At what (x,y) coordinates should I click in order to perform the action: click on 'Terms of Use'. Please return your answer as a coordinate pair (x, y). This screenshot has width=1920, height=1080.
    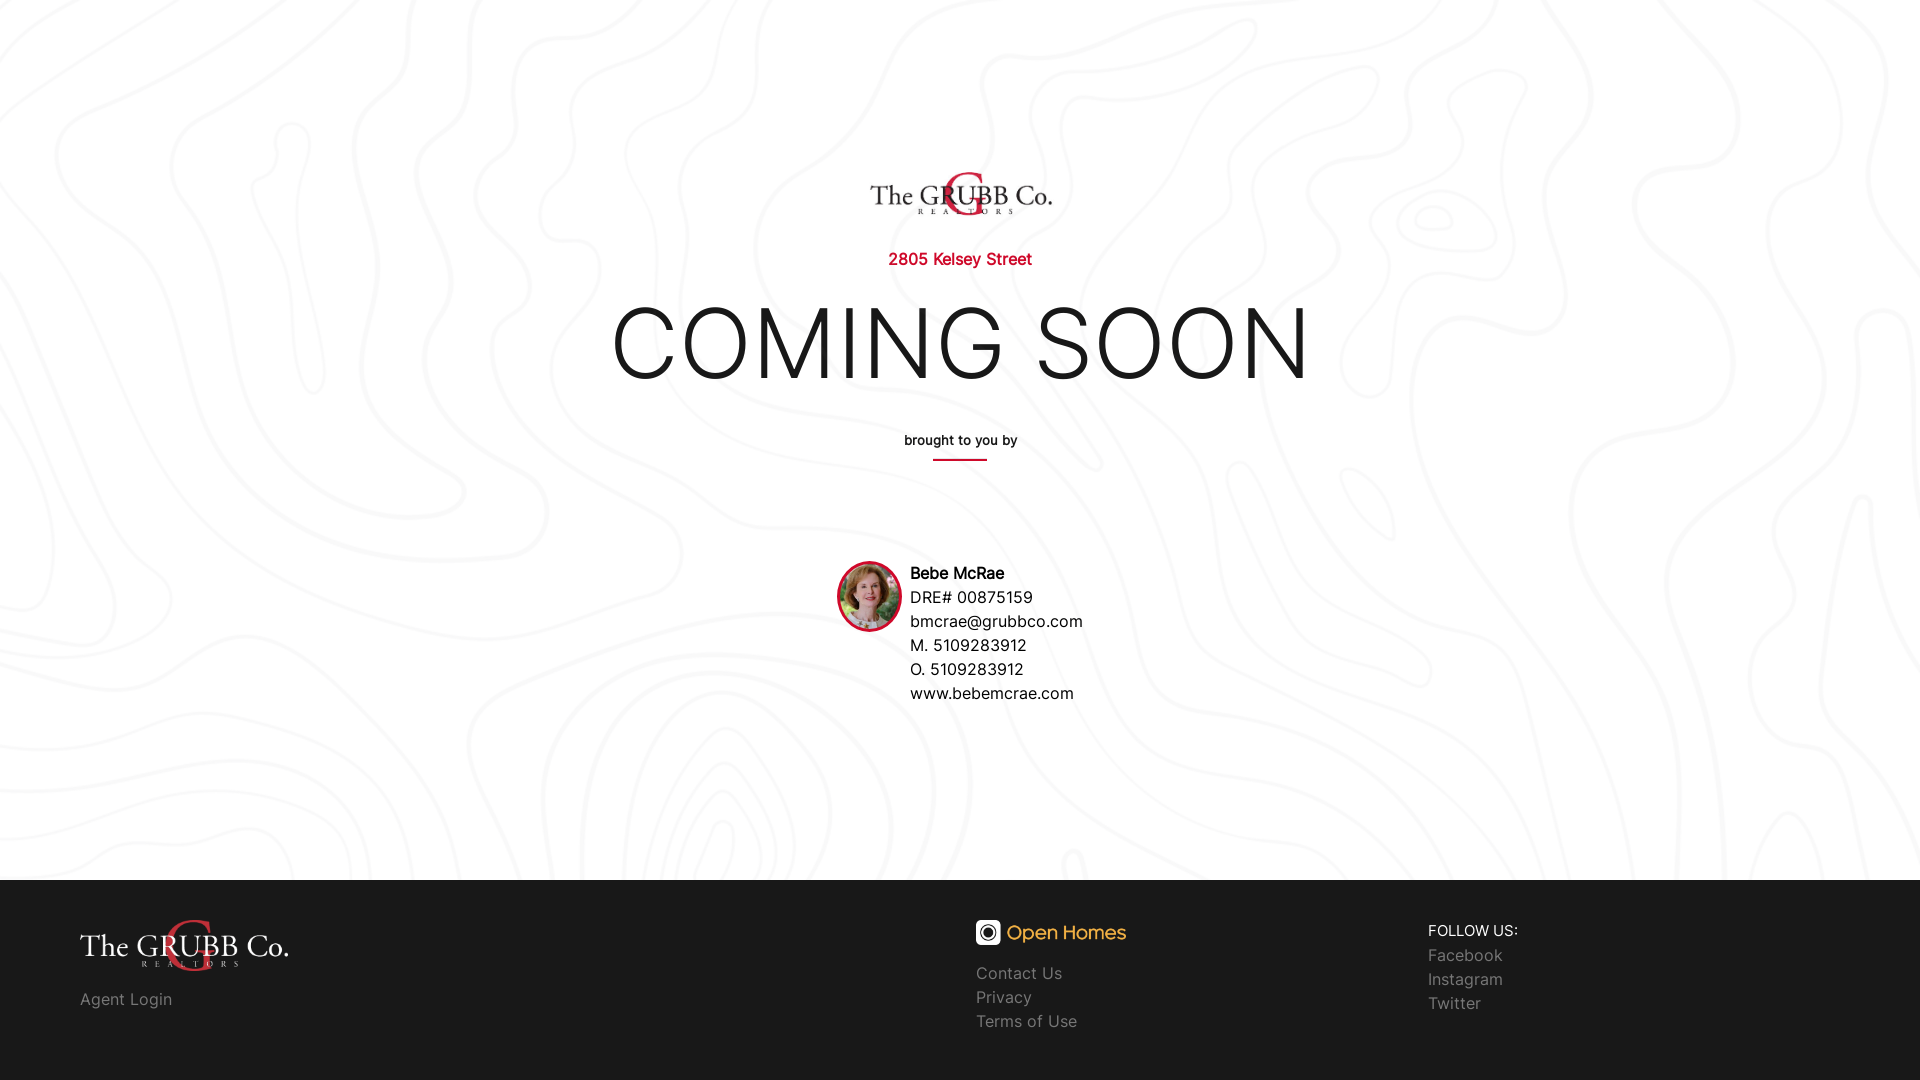
    Looking at the image, I should click on (1026, 1021).